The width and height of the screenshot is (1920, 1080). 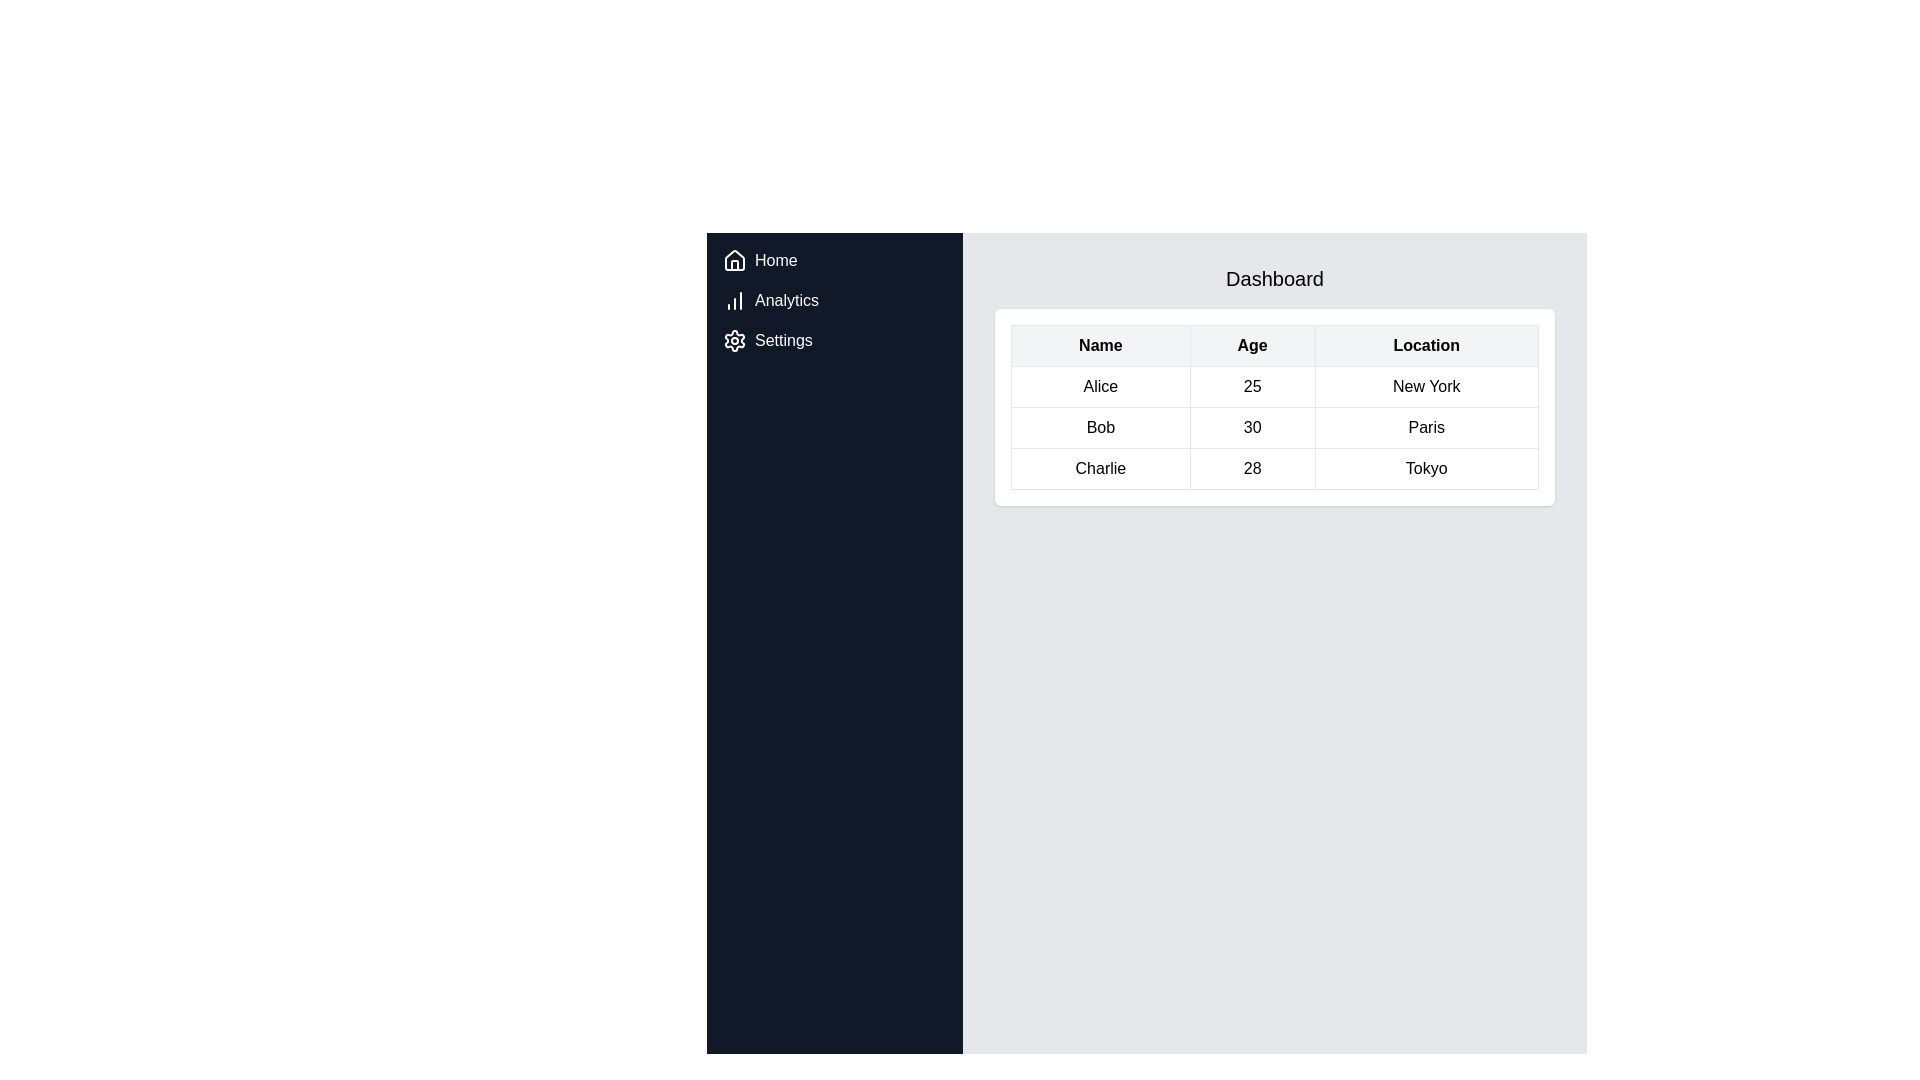 What do you see at coordinates (1425, 386) in the screenshot?
I see `the Text field displaying the location information for 'Alice' which shows 'New York' in the grid under the 'Location' column` at bounding box center [1425, 386].